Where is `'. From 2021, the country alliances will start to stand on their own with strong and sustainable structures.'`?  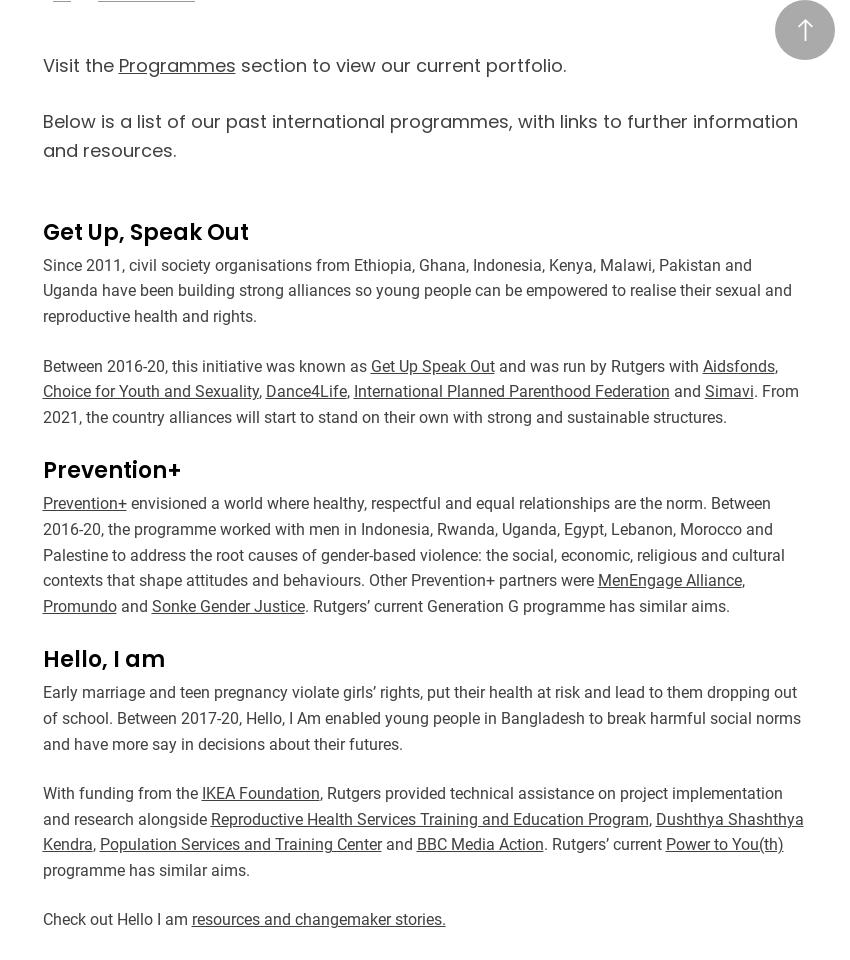
'. From 2021, the country alliances will start to stand on their own with strong and sustainable structures.' is located at coordinates (419, 402).